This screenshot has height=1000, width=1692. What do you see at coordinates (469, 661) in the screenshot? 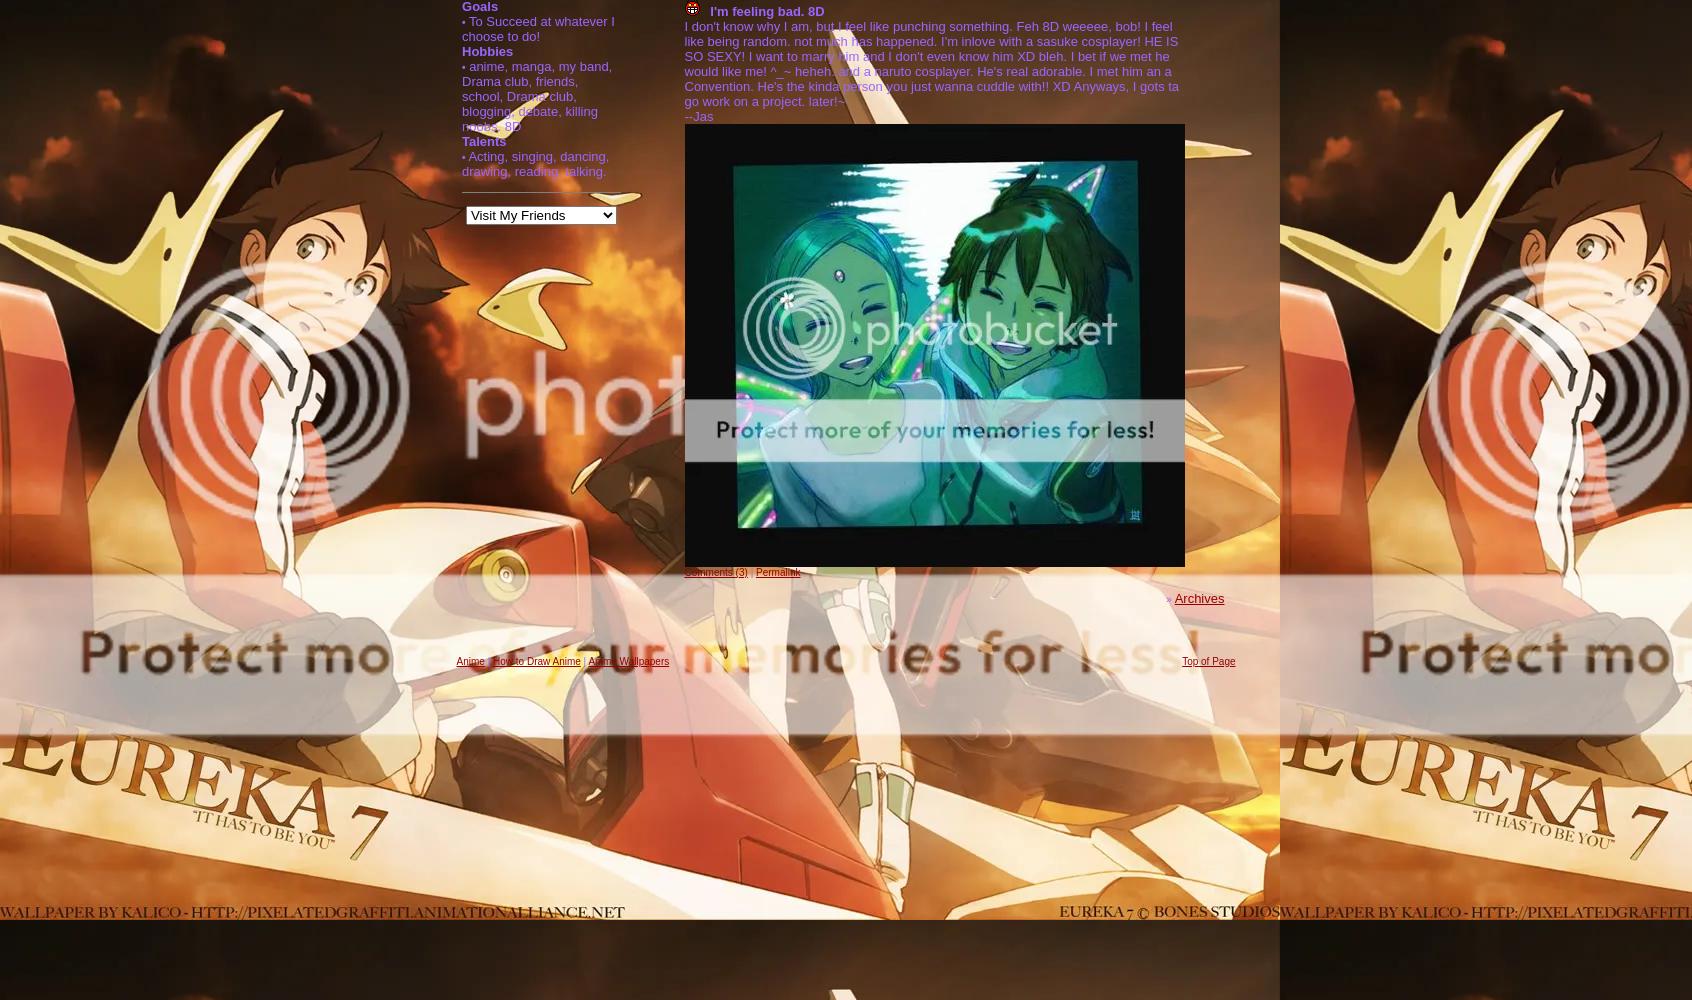
I see `'Anime'` at bounding box center [469, 661].